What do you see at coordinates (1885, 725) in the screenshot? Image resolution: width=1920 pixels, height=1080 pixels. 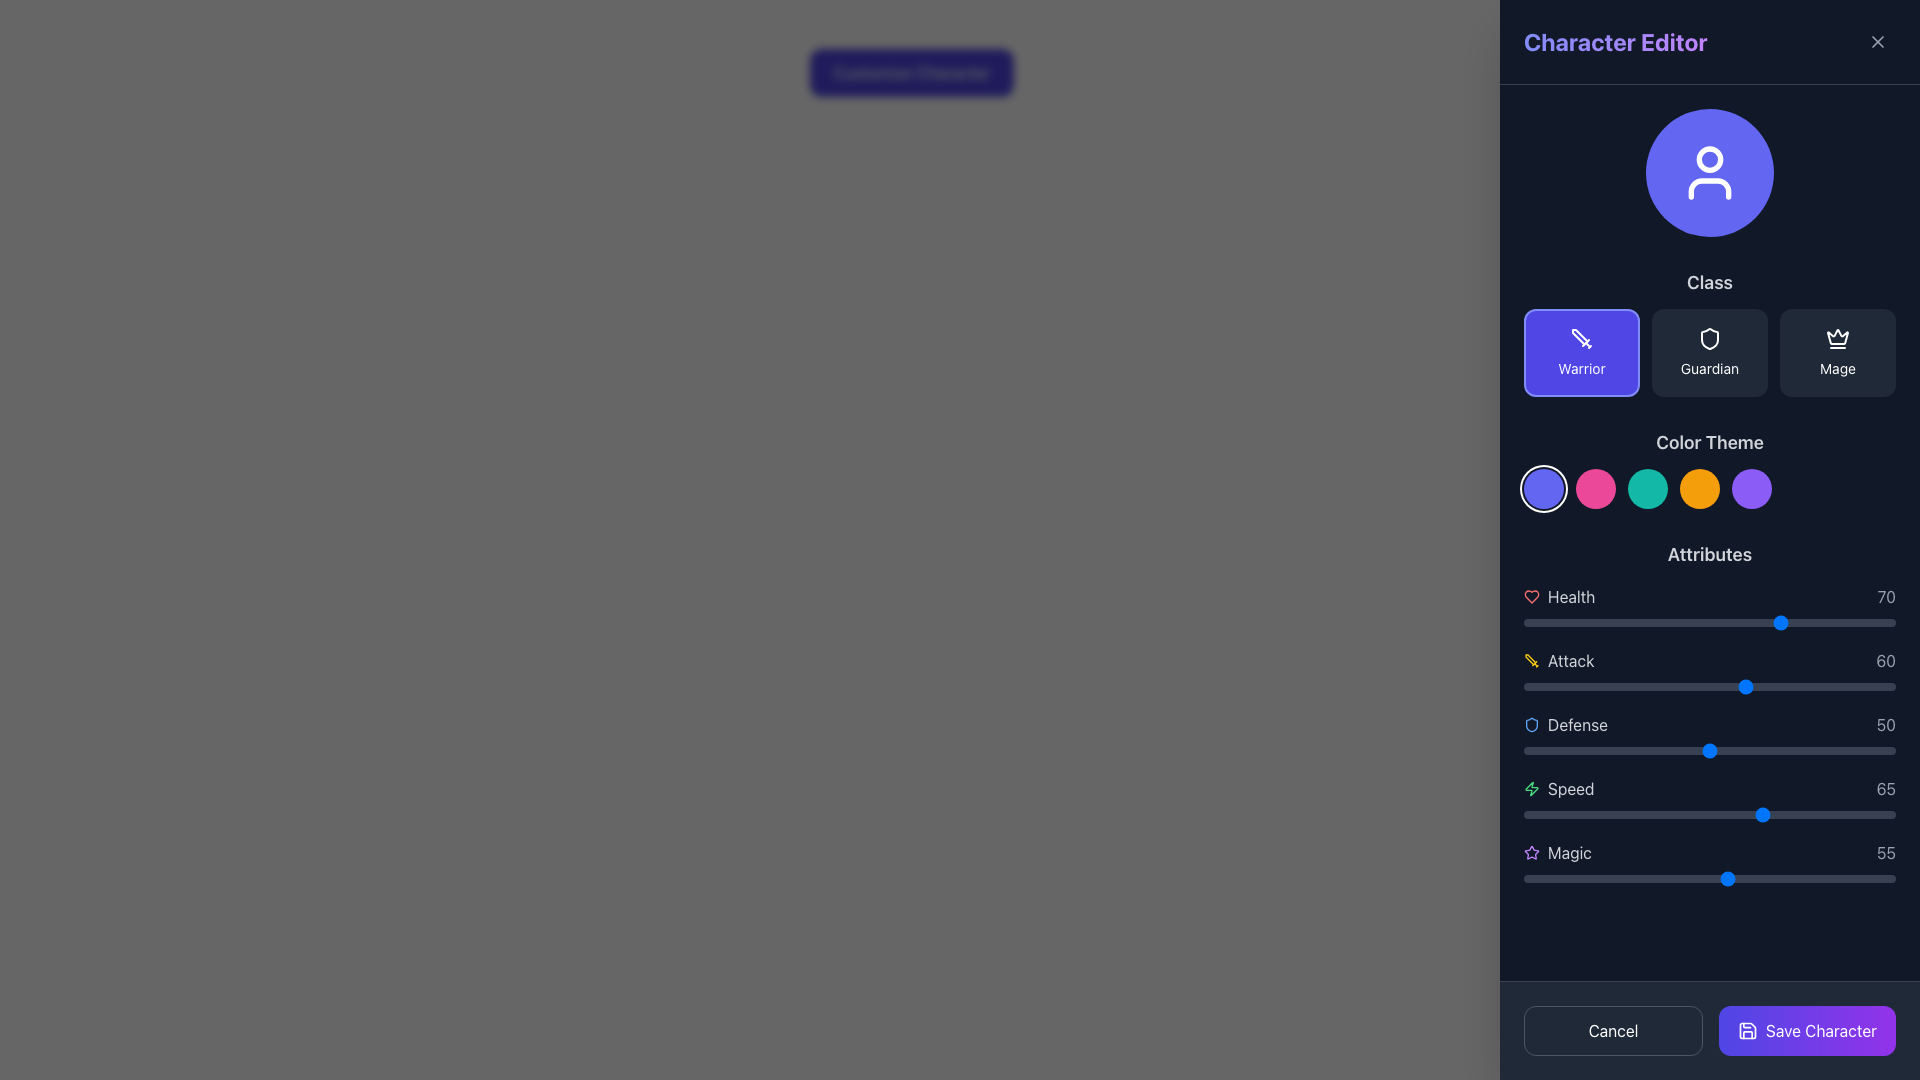 I see `the text display indicating the 'Defense' attribute, which is positioned to the right of the word 'Defense' and a shield icon` at bounding box center [1885, 725].